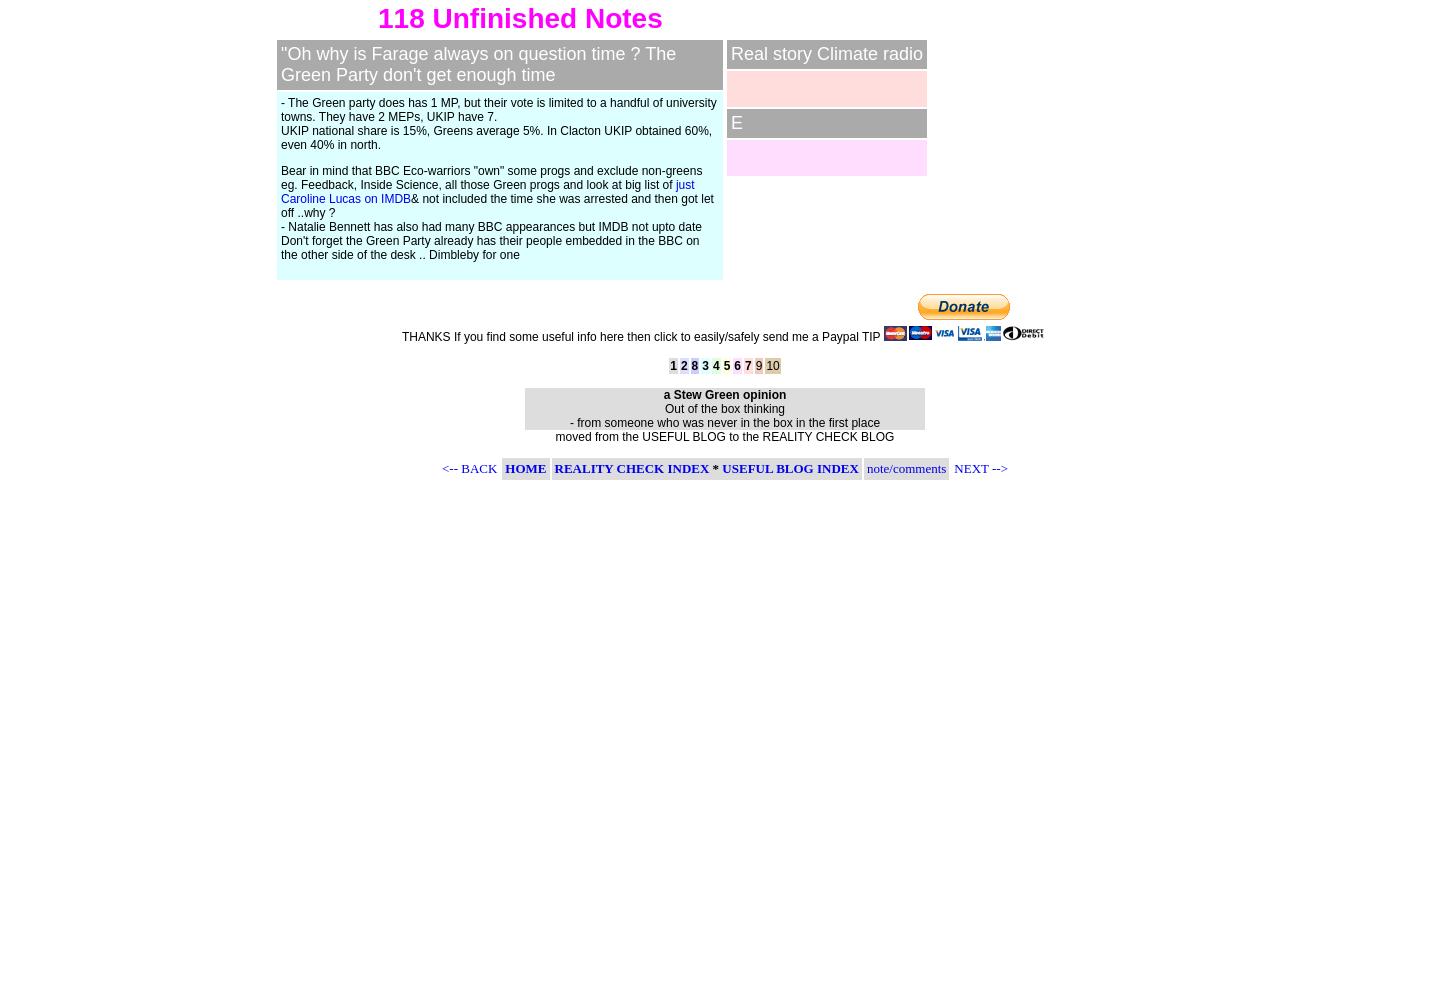  I want to click on 'HOME', so click(525, 467).